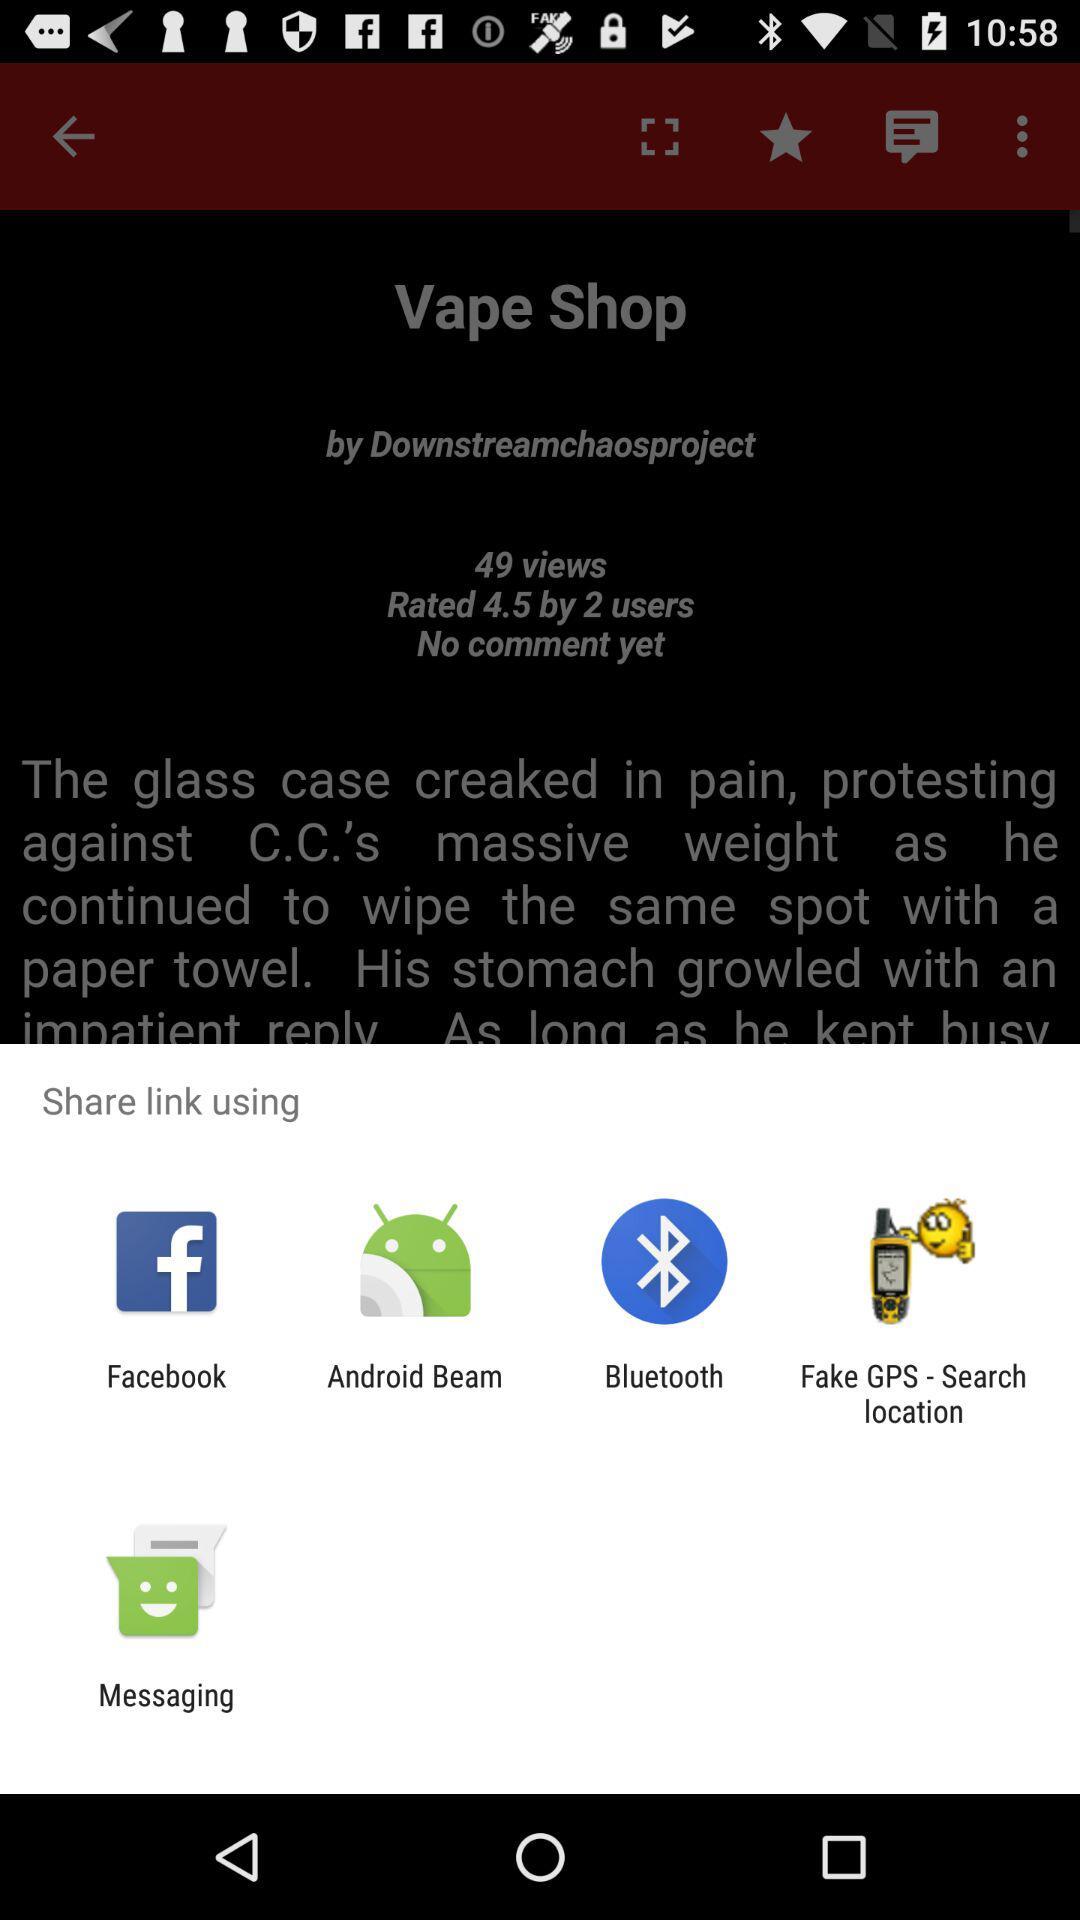 This screenshot has height=1920, width=1080. Describe the element at coordinates (913, 1392) in the screenshot. I see `icon to the right of the bluetooth app` at that location.